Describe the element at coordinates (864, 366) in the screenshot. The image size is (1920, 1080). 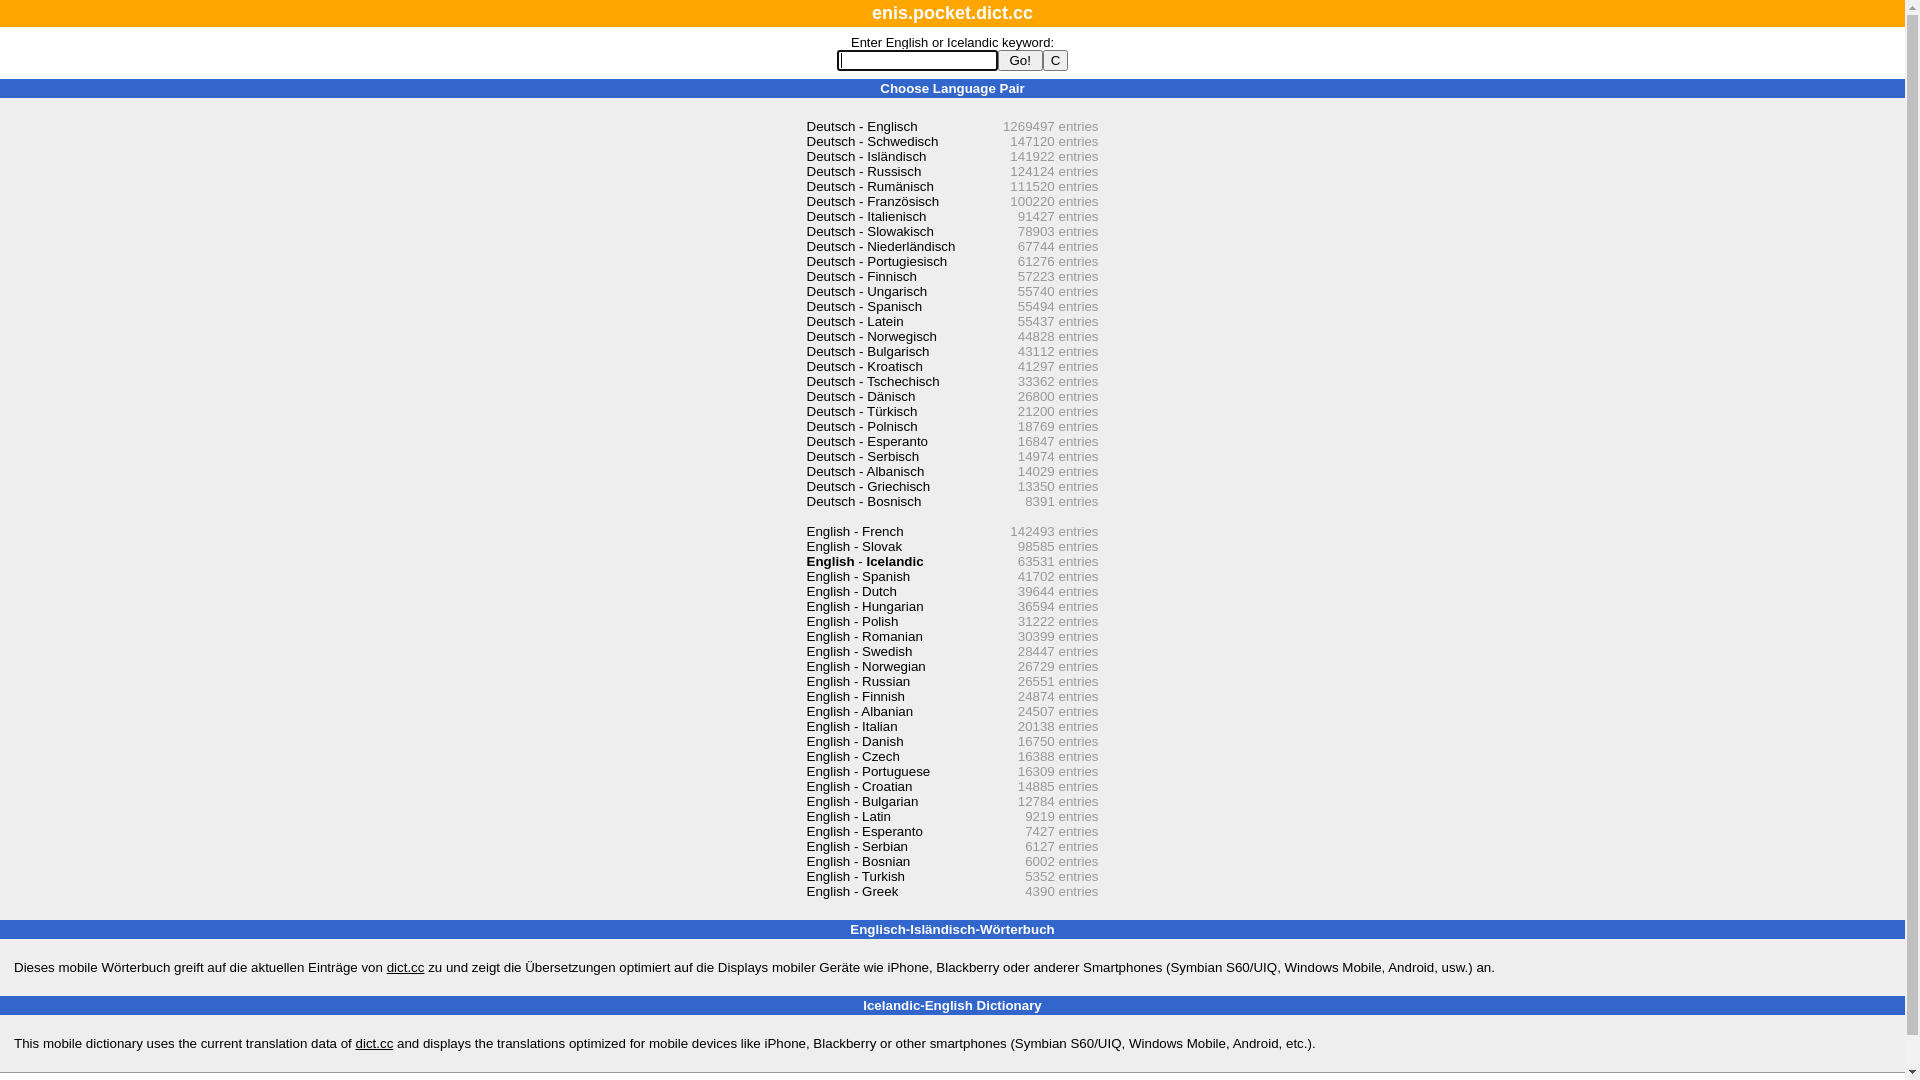
I see `'Deutsch - Kroatisch'` at that location.